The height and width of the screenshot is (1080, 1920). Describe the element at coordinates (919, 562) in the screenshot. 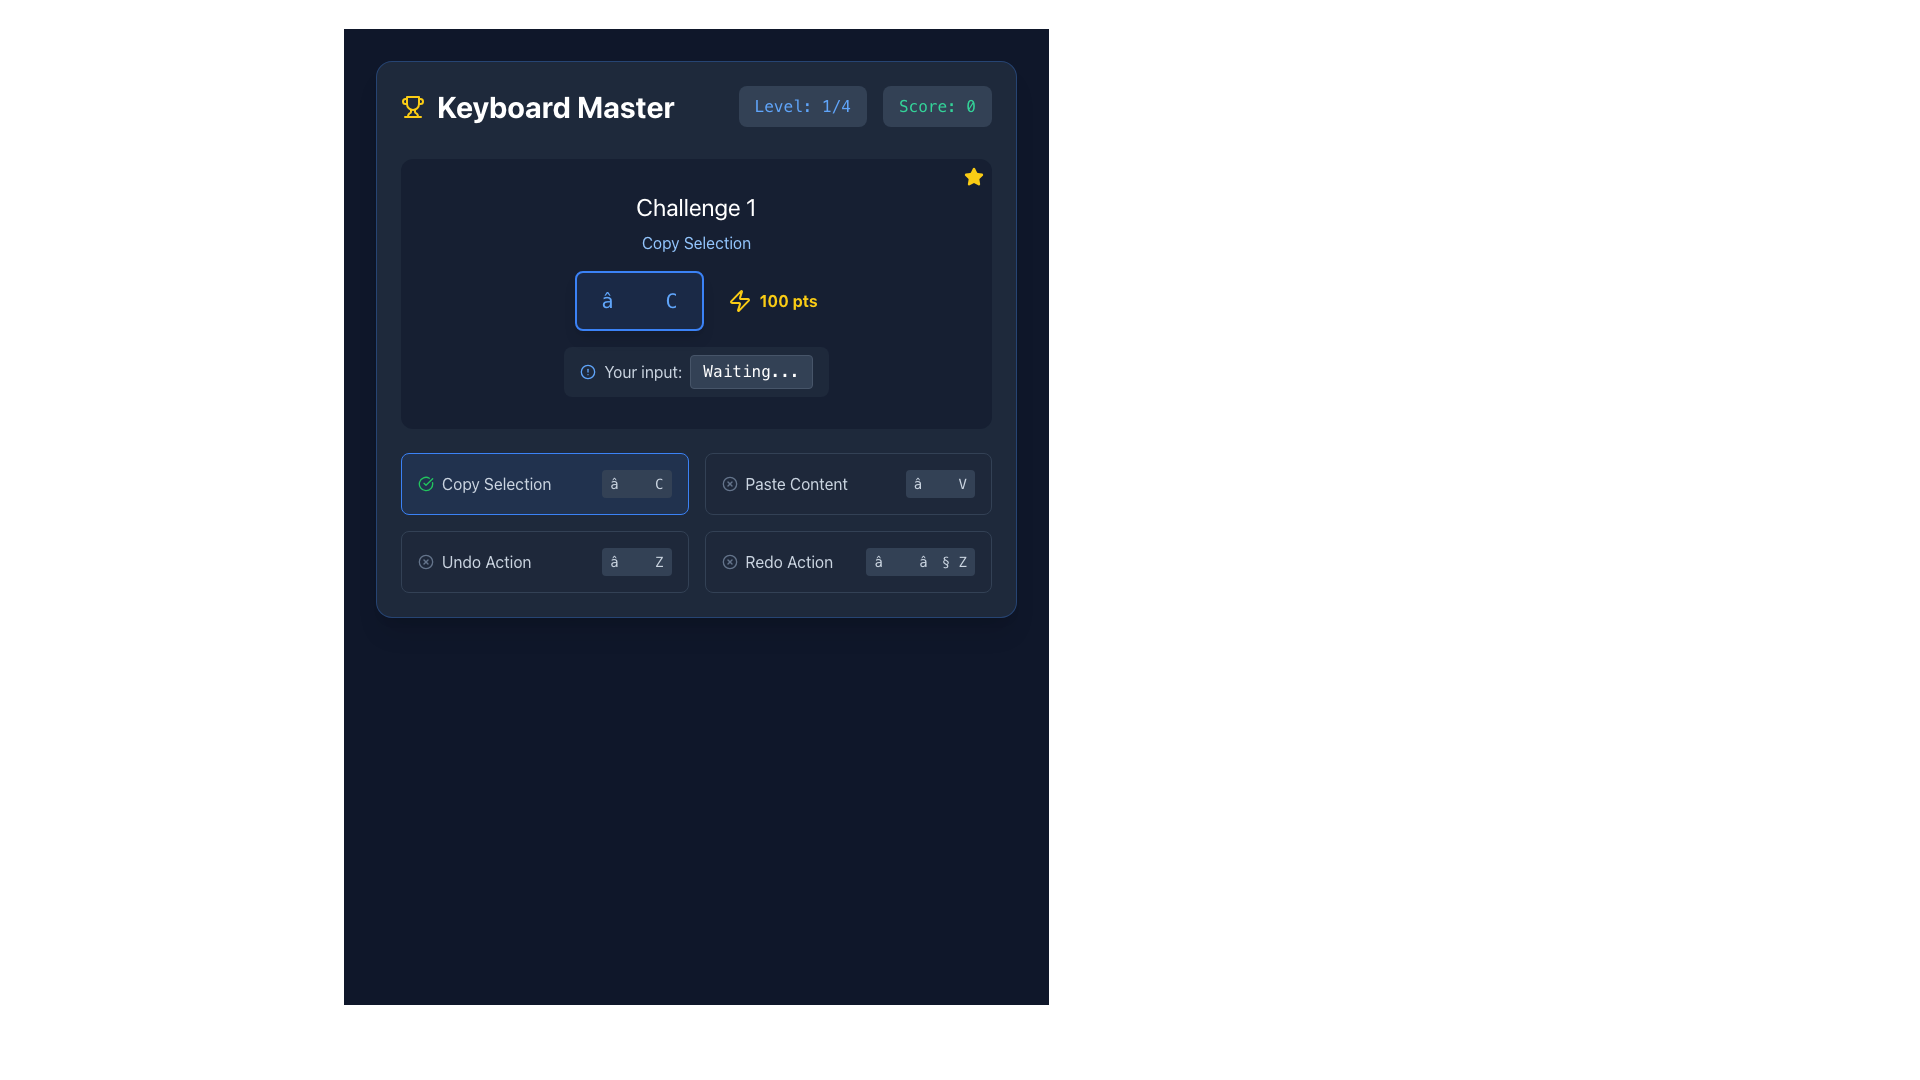

I see `the Shortcut Display element, which is a rectangular button-like component with a dark slate background displaying the keyboard shortcut '⌘ ⇧ Z' in a light slate color, located at the bottom-right section of the application interface` at that location.